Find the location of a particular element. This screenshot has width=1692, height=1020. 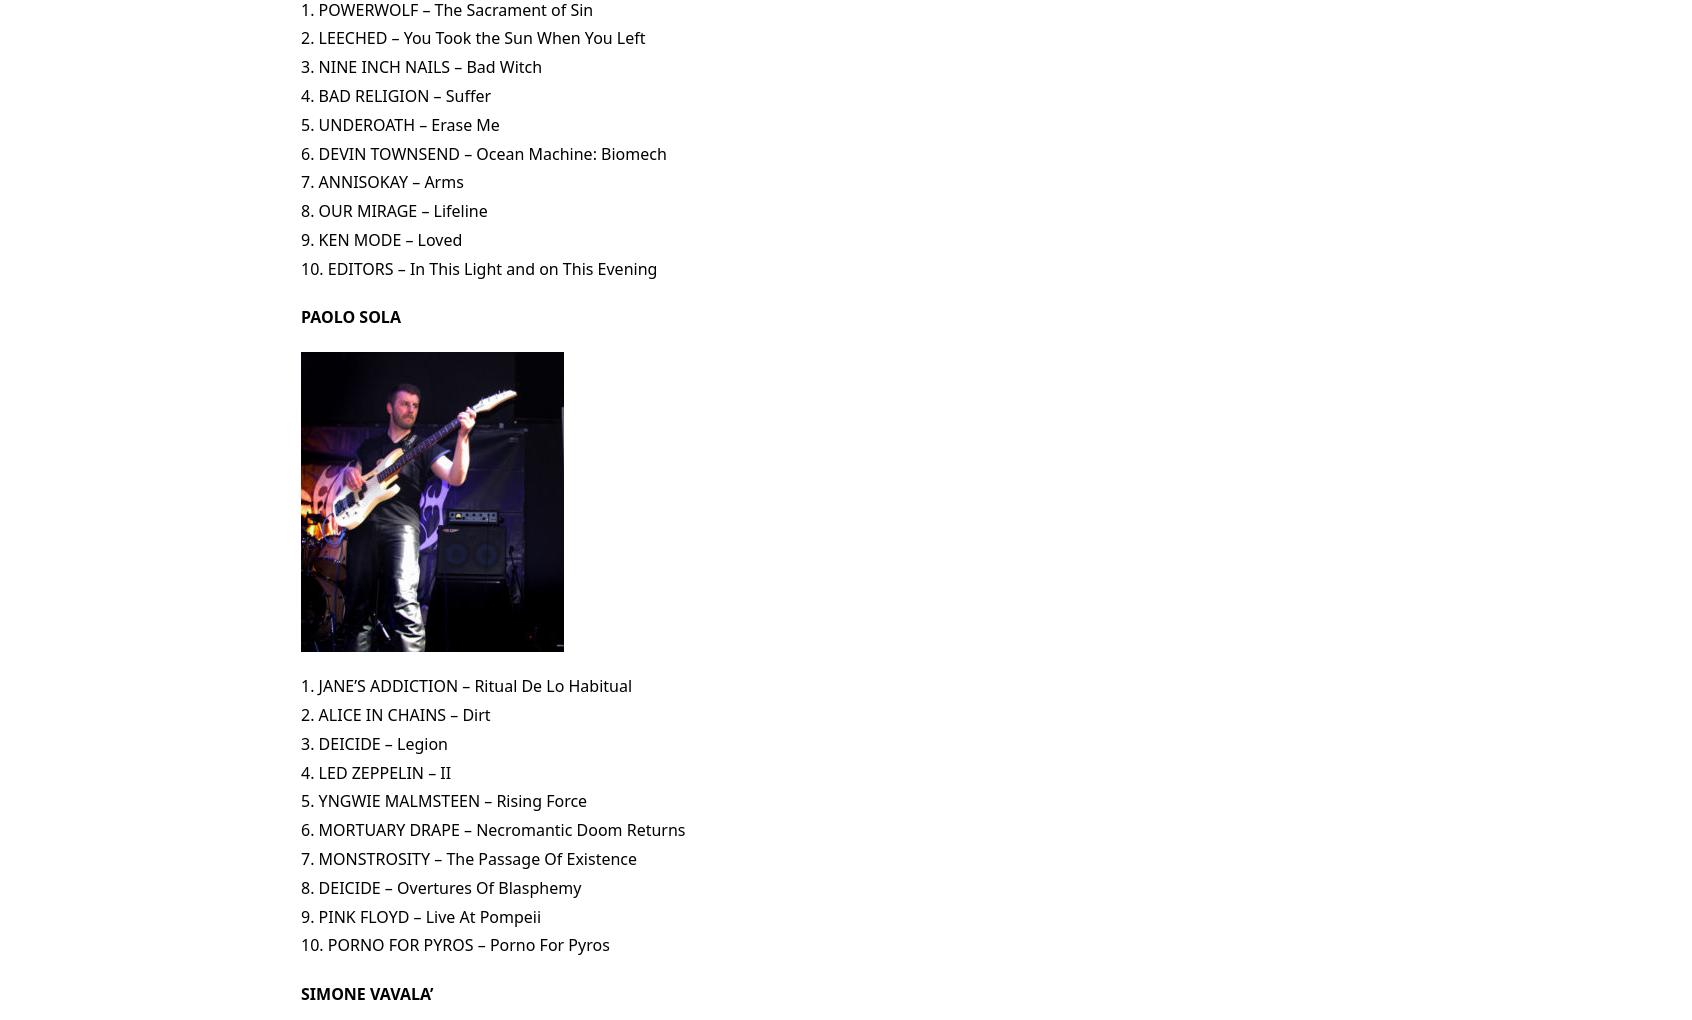

'5. YNGWIE MALMSTEEN – Rising Force' is located at coordinates (442, 800).